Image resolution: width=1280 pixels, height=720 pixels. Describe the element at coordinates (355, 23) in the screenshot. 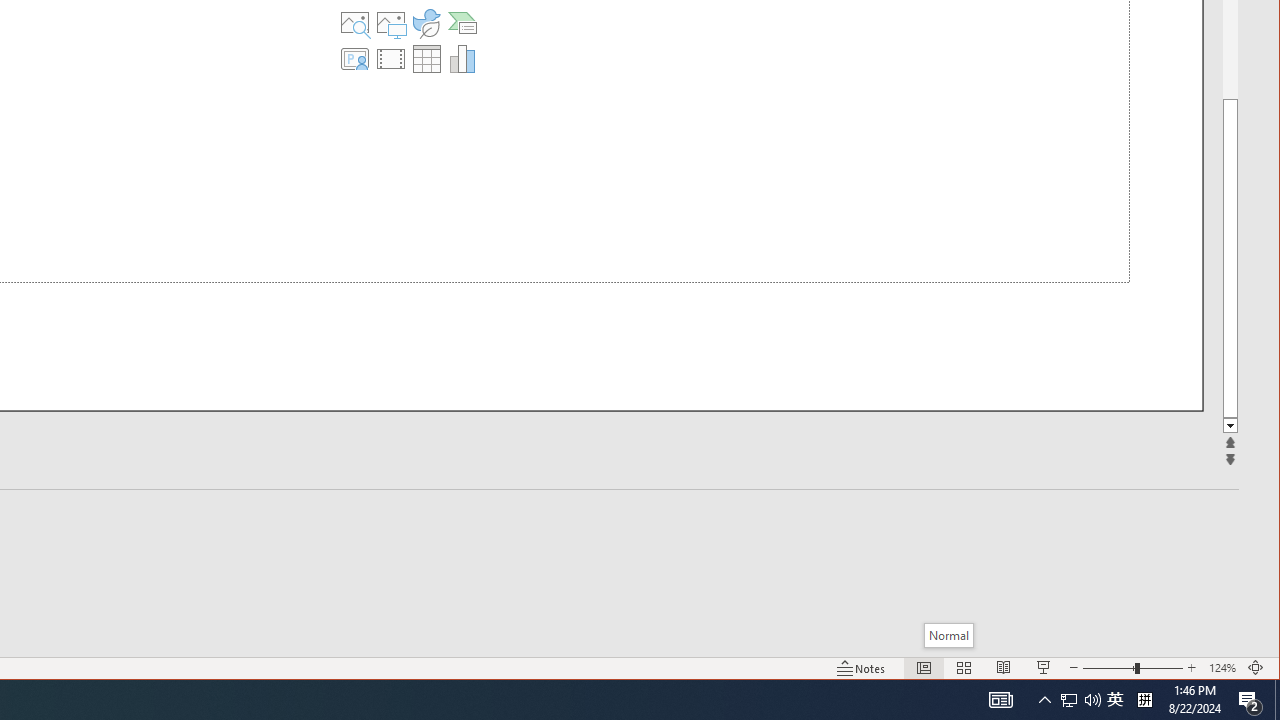

I see `'Stock Images'` at that location.